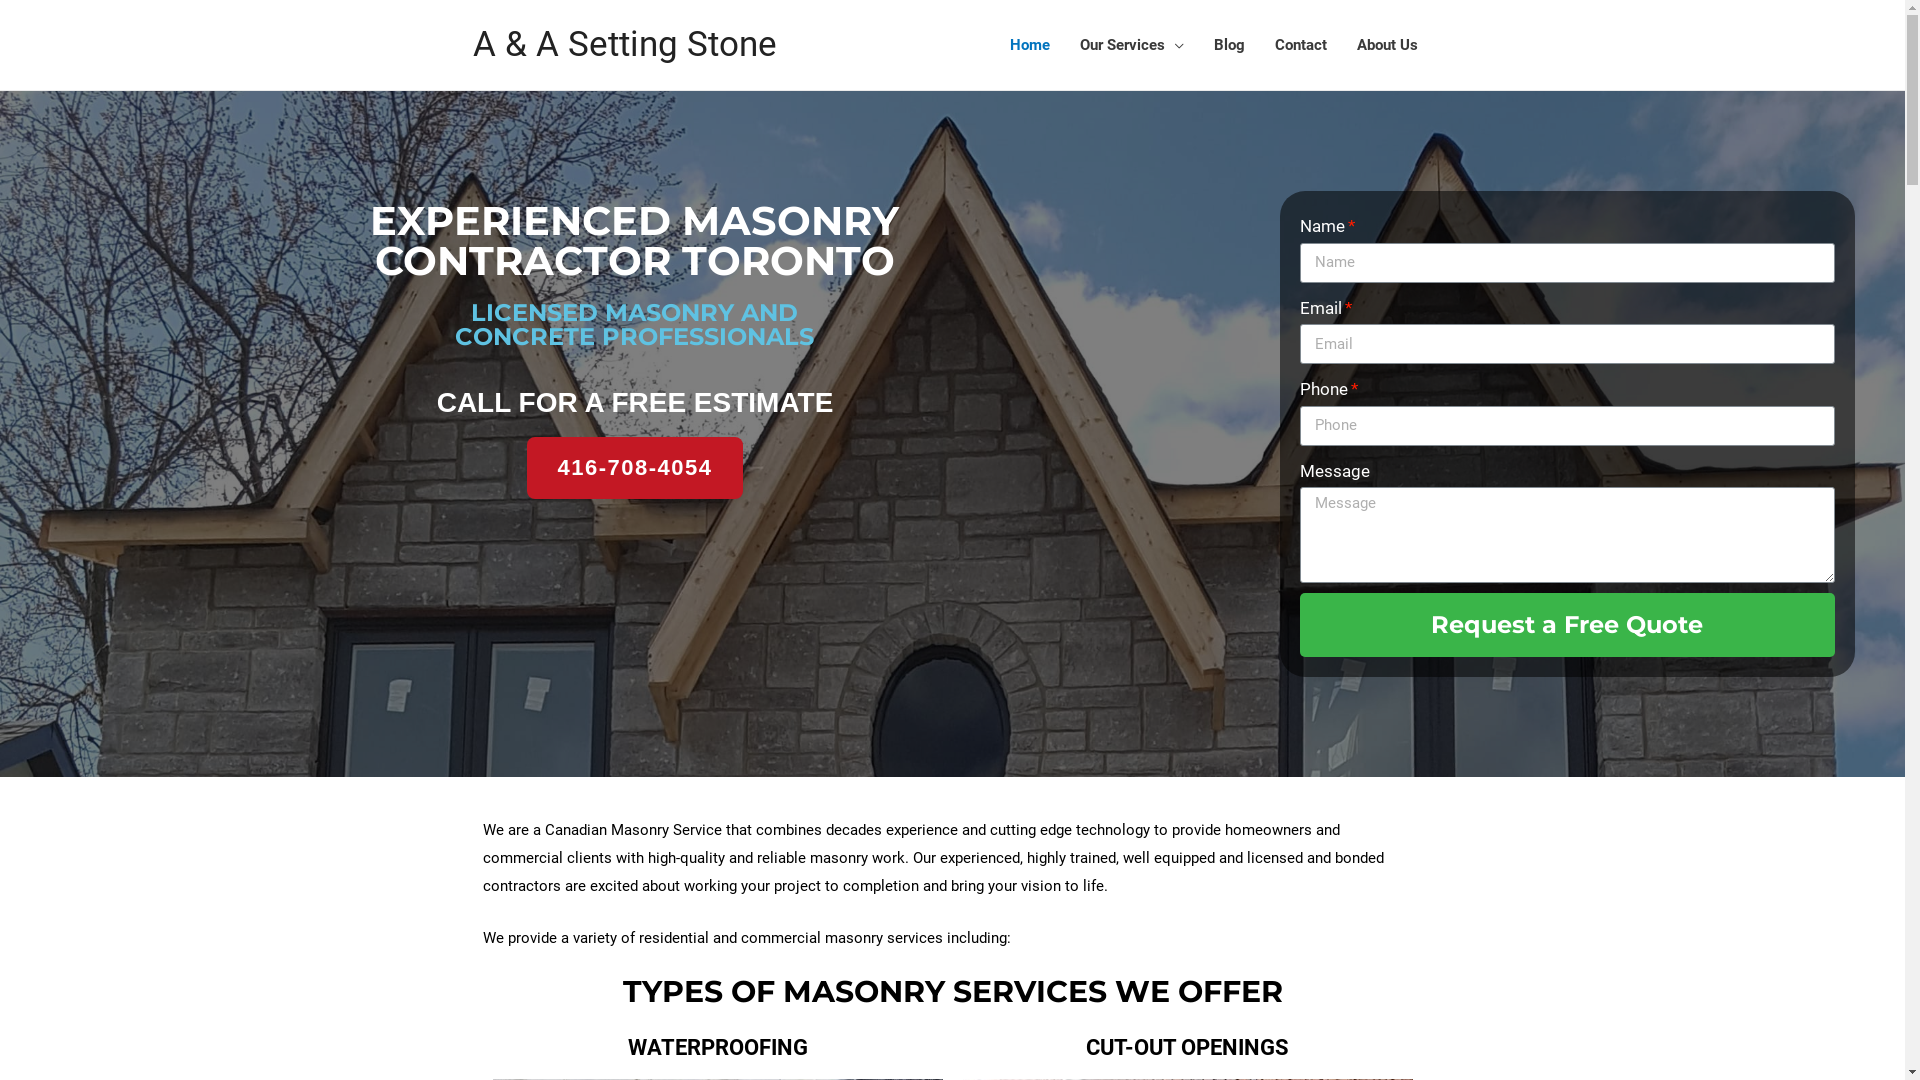 The width and height of the screenshot is (1920, 1080). I want to click on 'Contact', so click(1300, 45).